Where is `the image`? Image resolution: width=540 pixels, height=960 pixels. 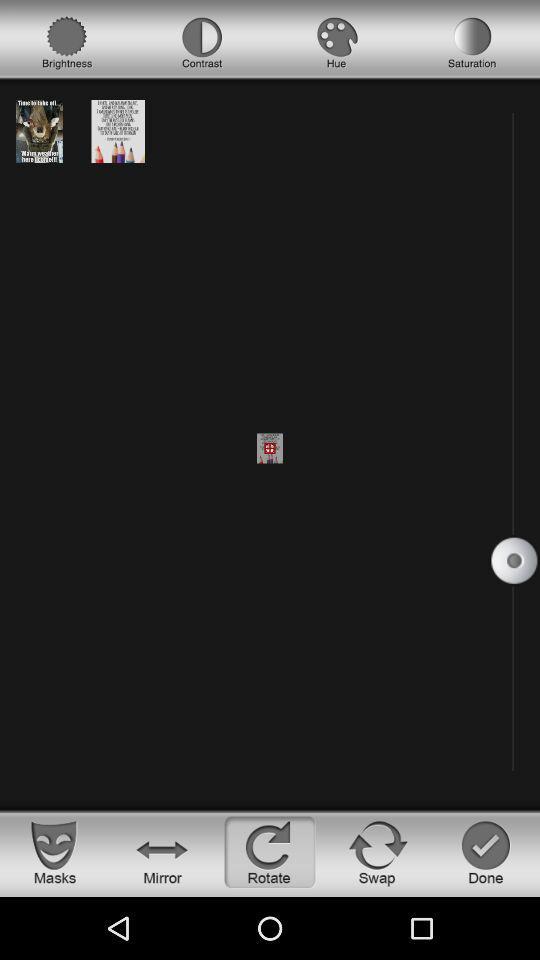
the image is located at coordinates (118, 130).